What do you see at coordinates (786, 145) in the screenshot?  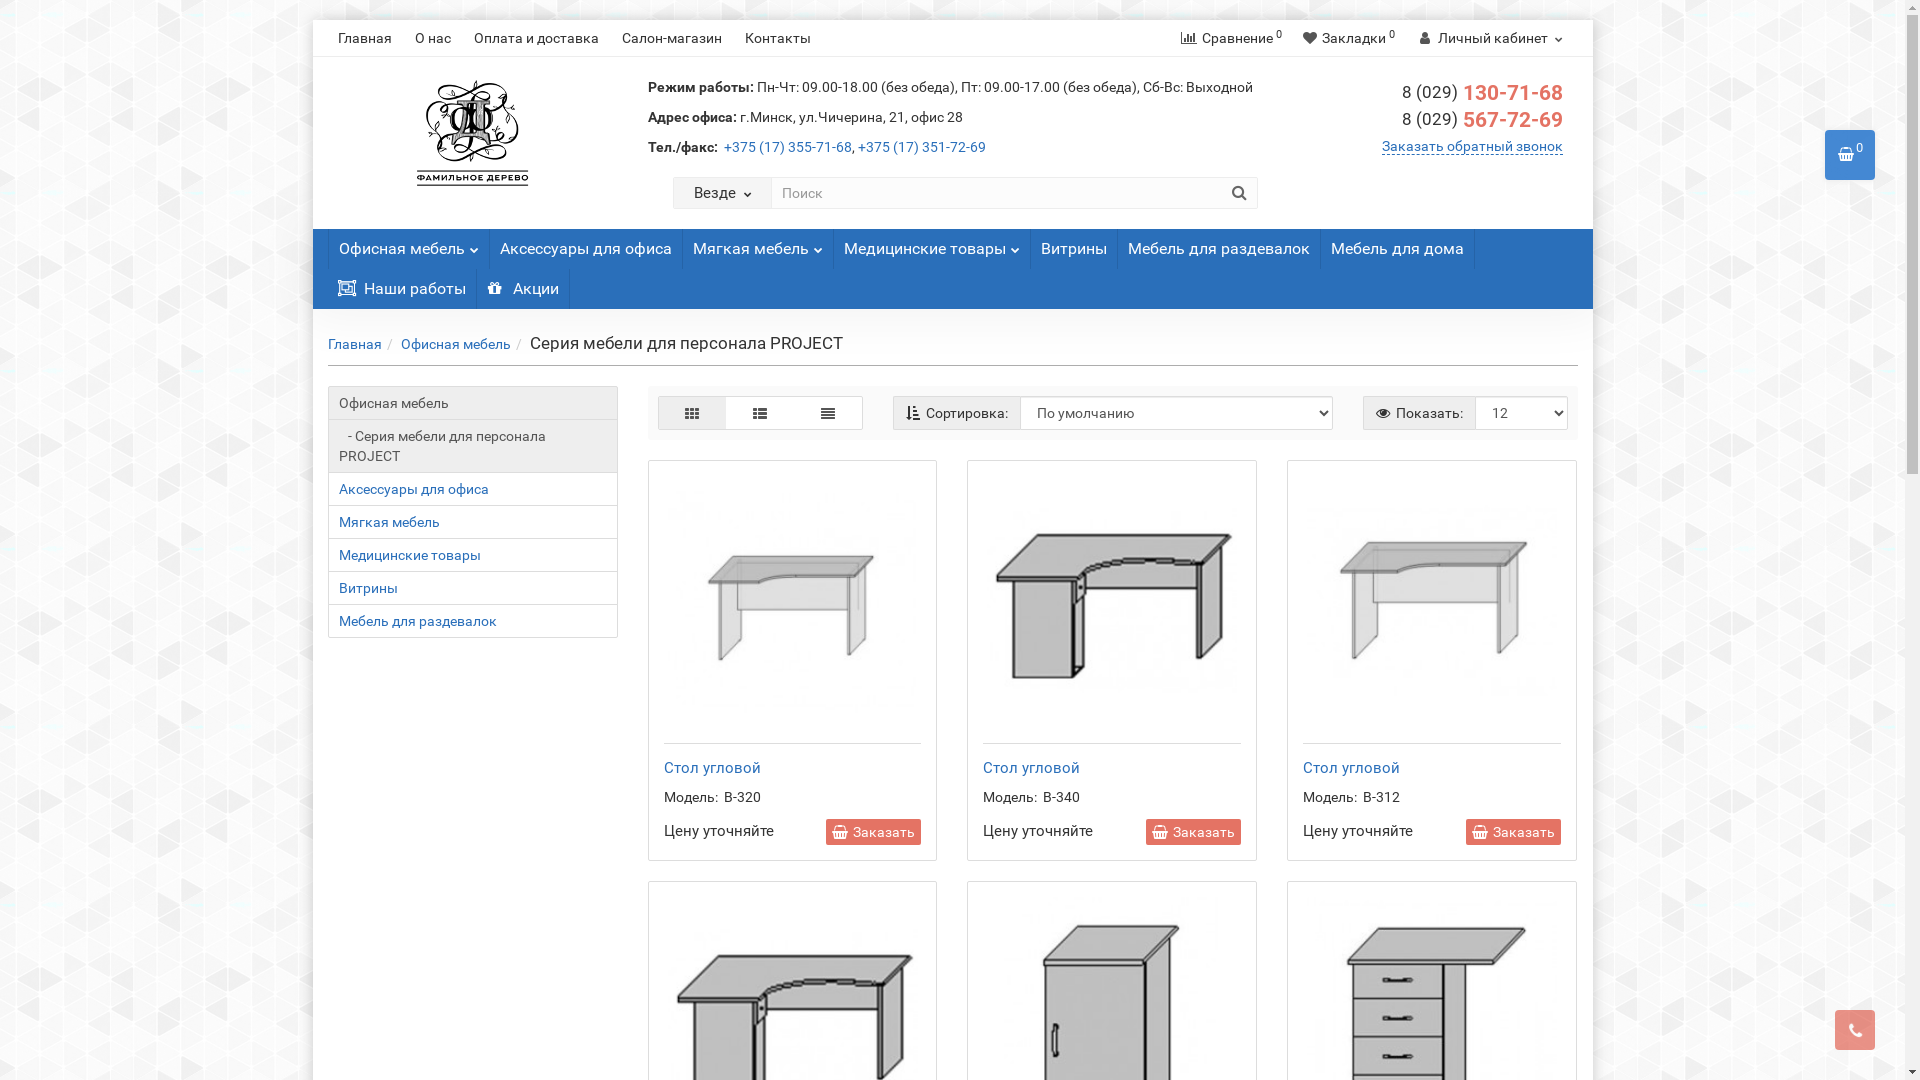 I see `'+375 (17) 355-71-68'` at bounding box center [786, 145].